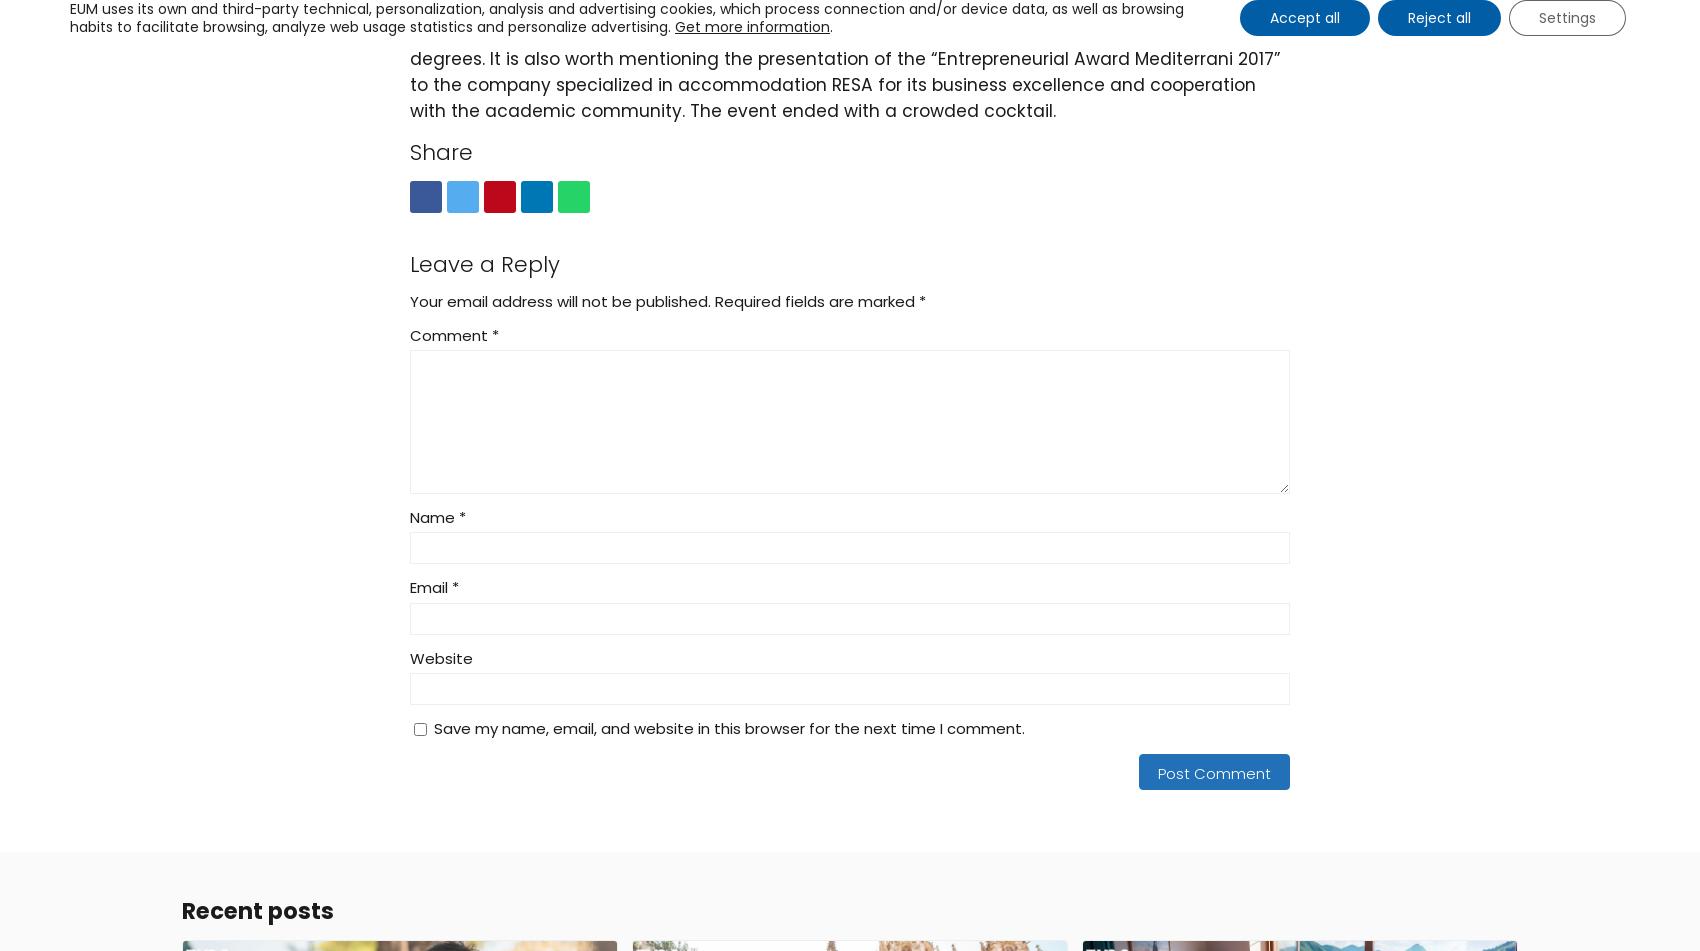 Image resolution: width=1700 pixels, height=951 pixels. Describe the element at coordinates (258, 909) in the screenshot. I see `'Recent posts'` at that location.